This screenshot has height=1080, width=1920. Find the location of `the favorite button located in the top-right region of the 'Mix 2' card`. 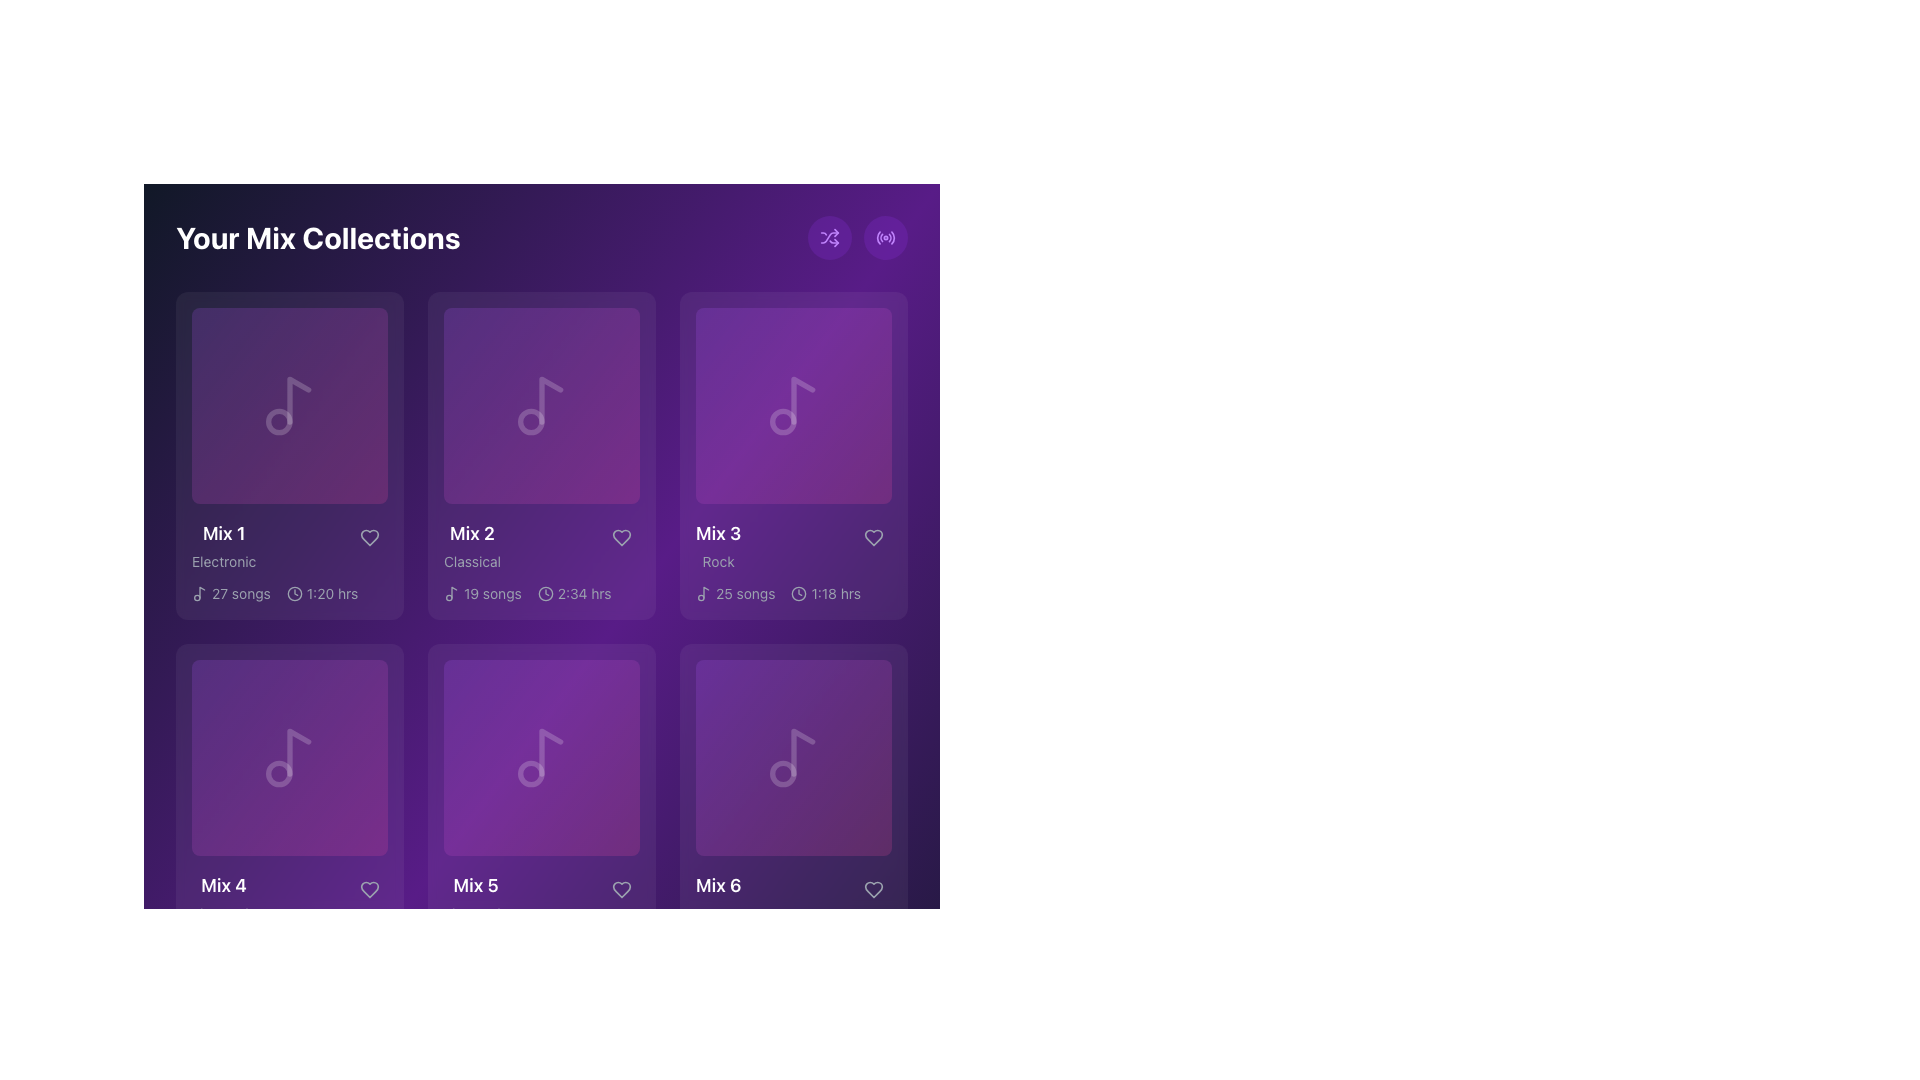

the favorite button located in the top-right region of the 'Mix 2' card is located at coordinates (621, 536).